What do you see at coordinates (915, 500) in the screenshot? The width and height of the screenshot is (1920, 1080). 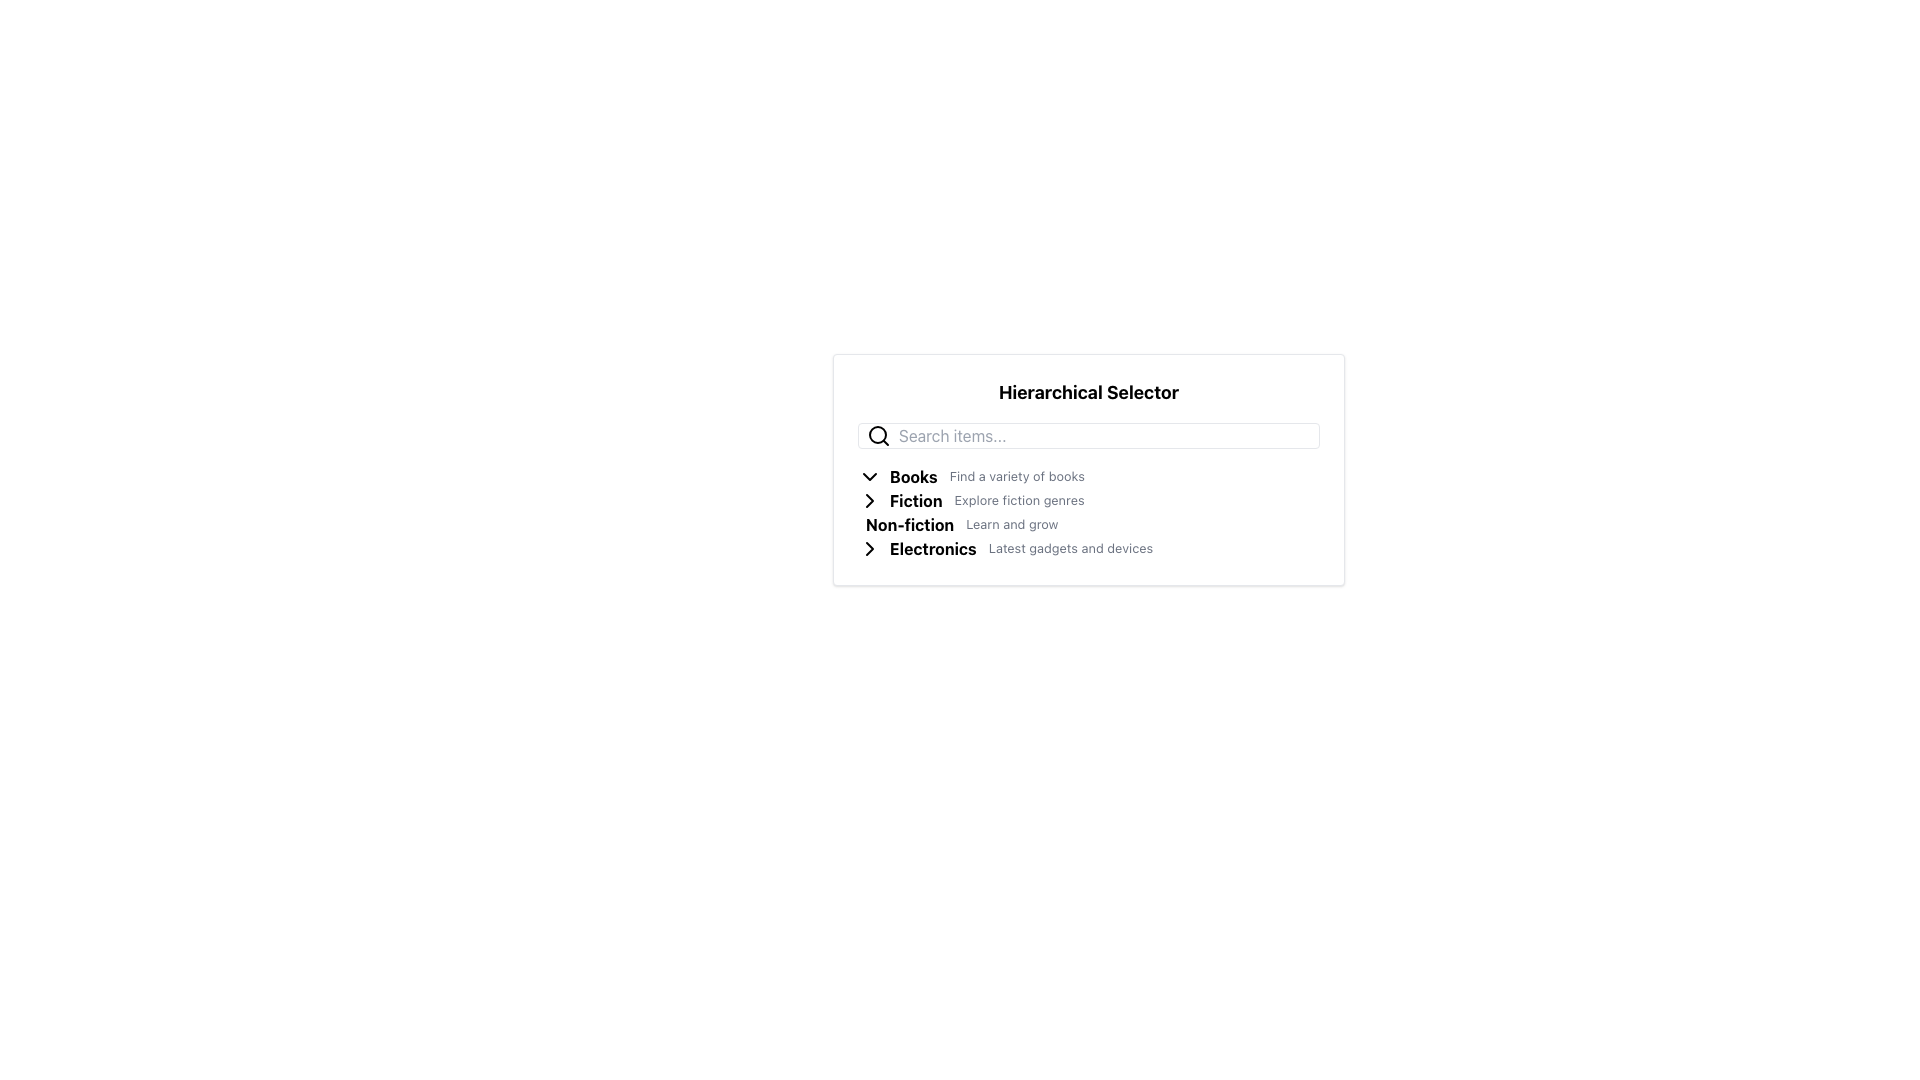 I see `the 'Fiction' text label, which is a bold item under the 'Books' category in the hierarchical selector widget` at bounding box center [915, 500].